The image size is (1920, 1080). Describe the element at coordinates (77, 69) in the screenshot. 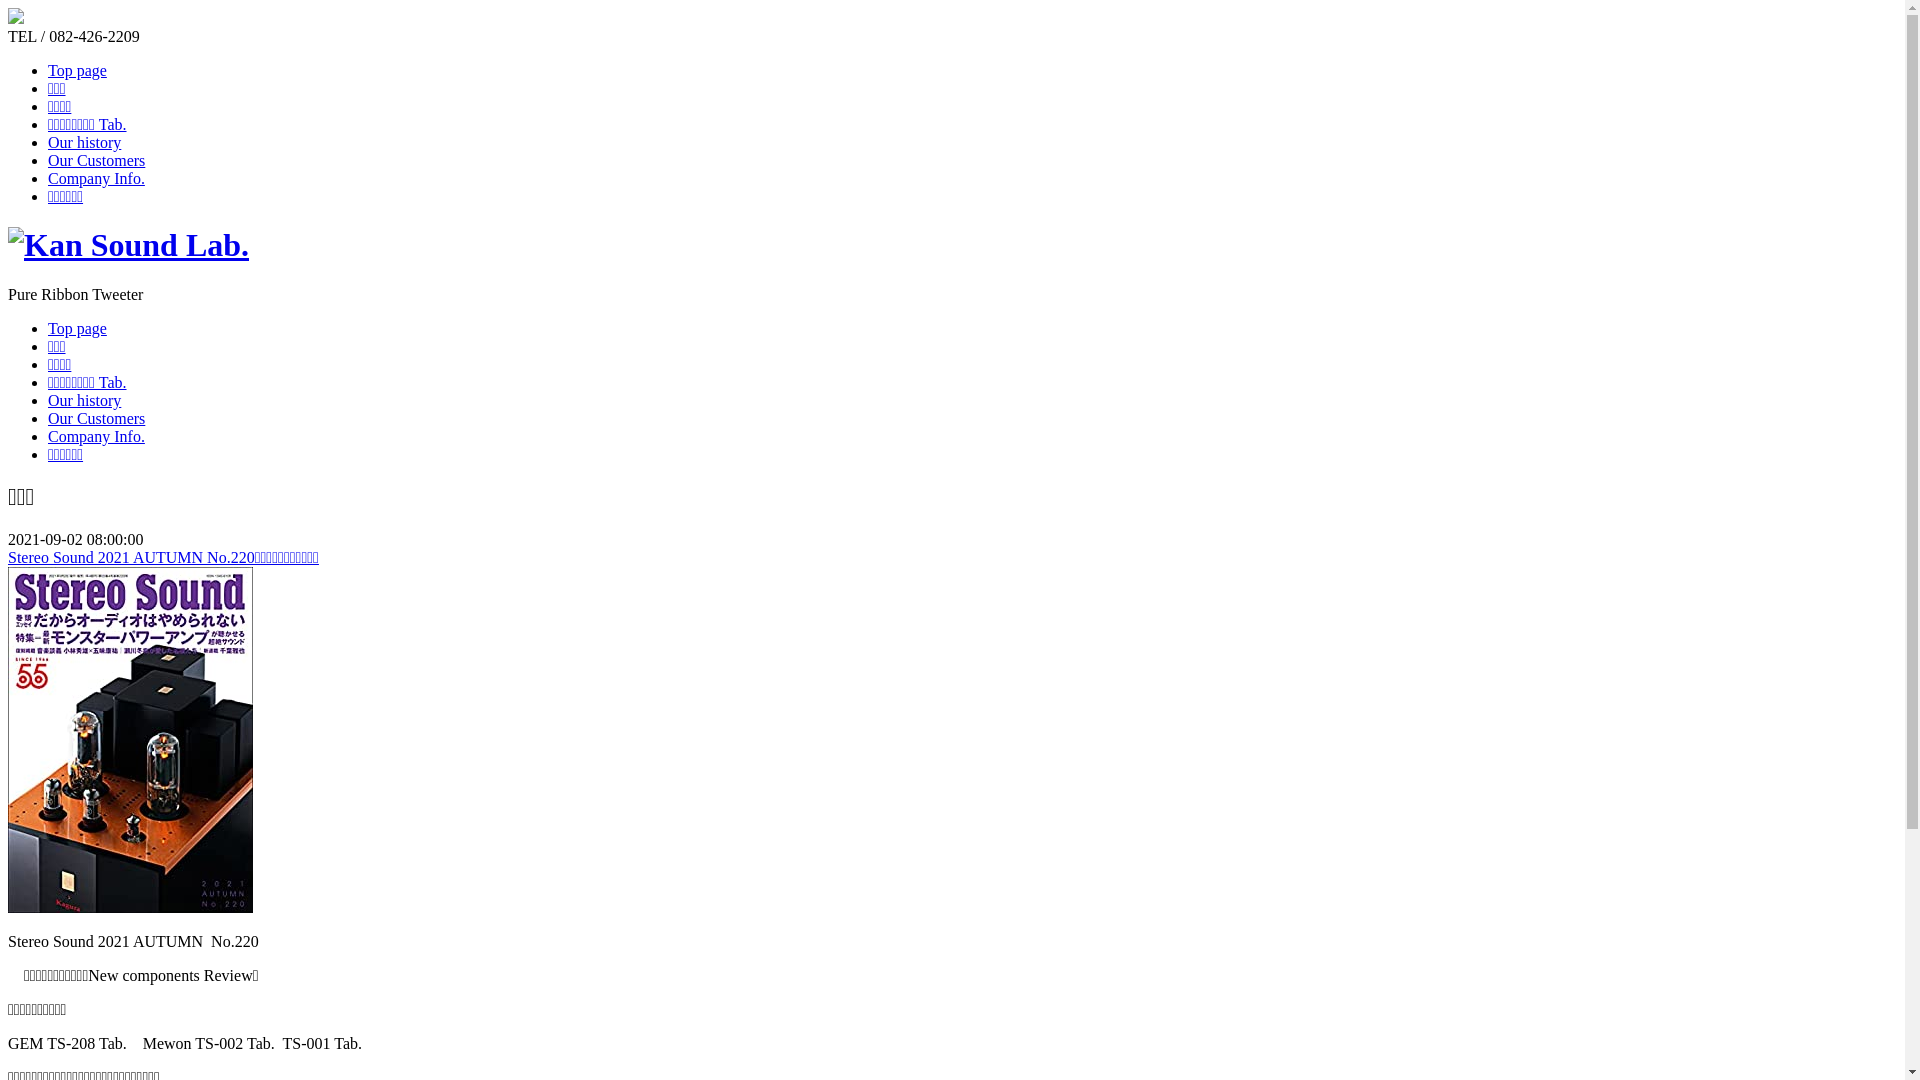

I see `'Top page'` at that location.